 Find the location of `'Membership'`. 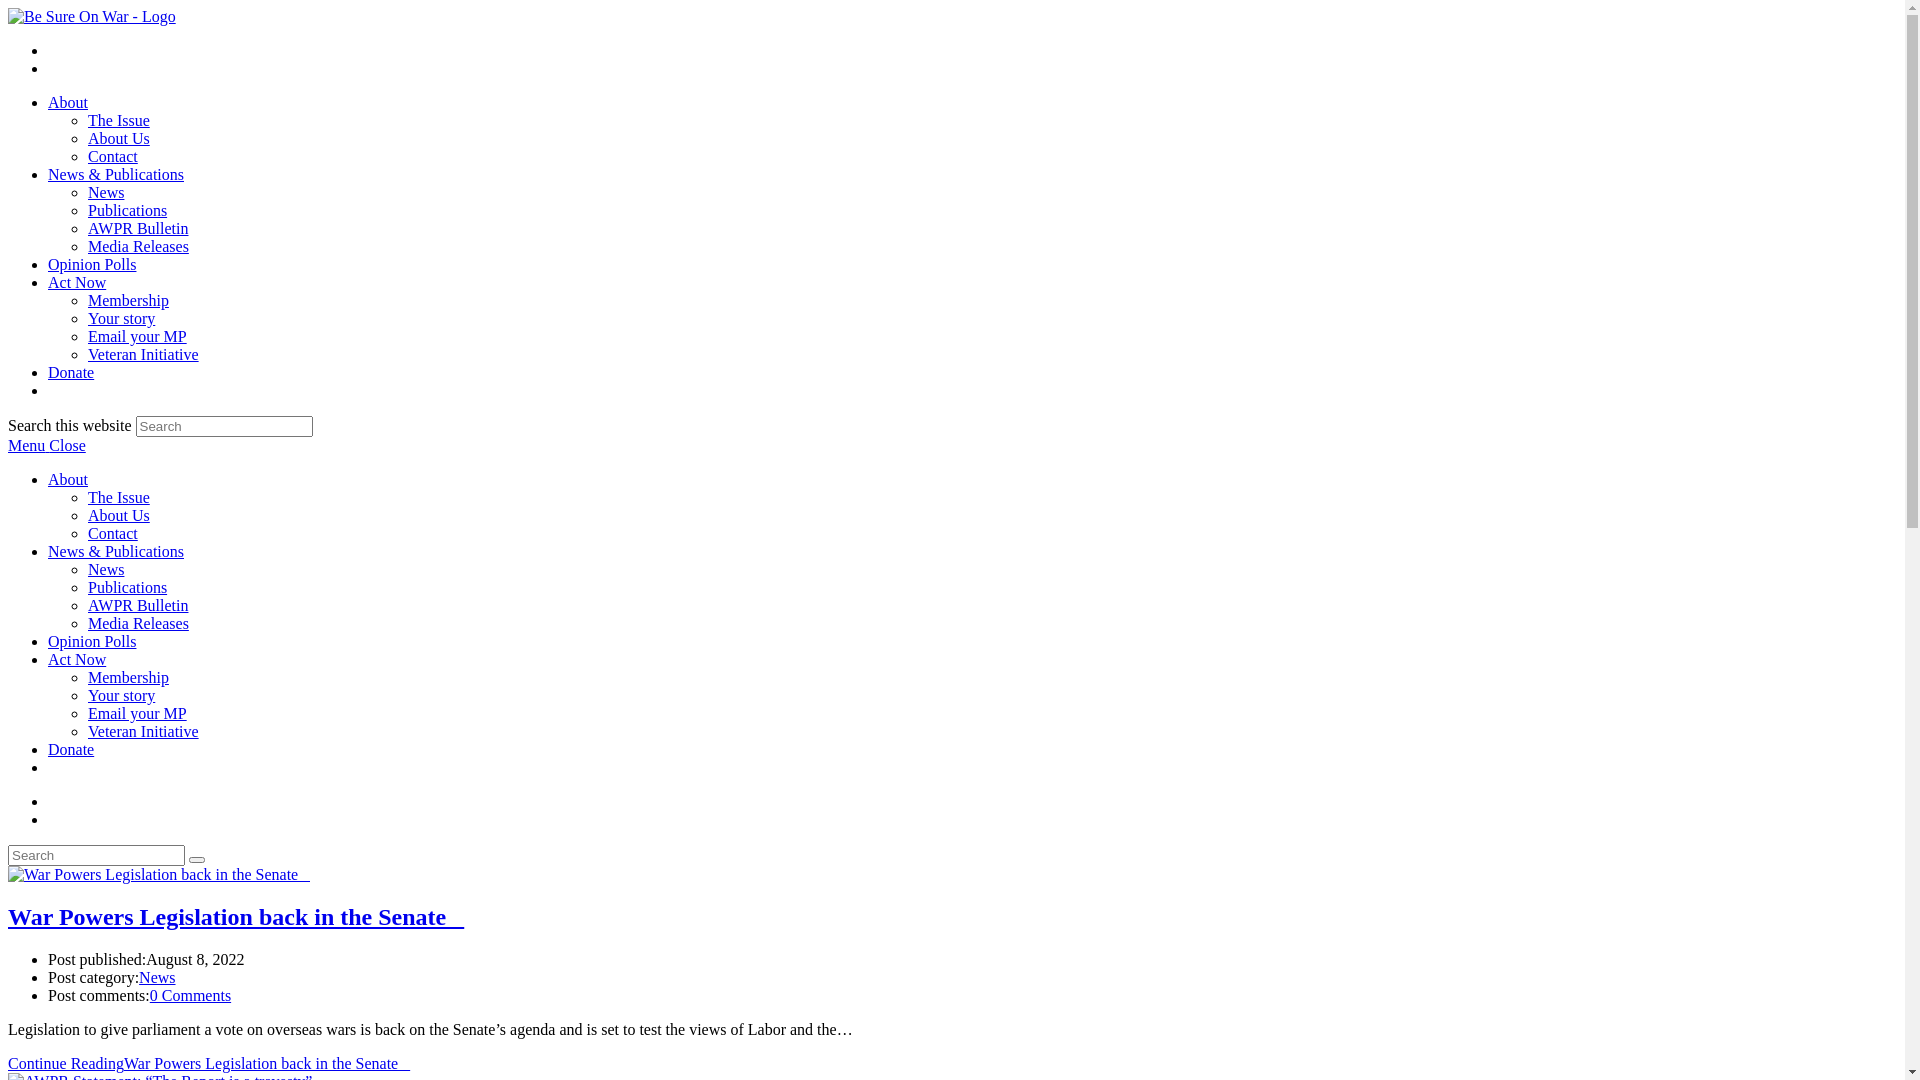

'Membership' is located at coordinates (127, 676).